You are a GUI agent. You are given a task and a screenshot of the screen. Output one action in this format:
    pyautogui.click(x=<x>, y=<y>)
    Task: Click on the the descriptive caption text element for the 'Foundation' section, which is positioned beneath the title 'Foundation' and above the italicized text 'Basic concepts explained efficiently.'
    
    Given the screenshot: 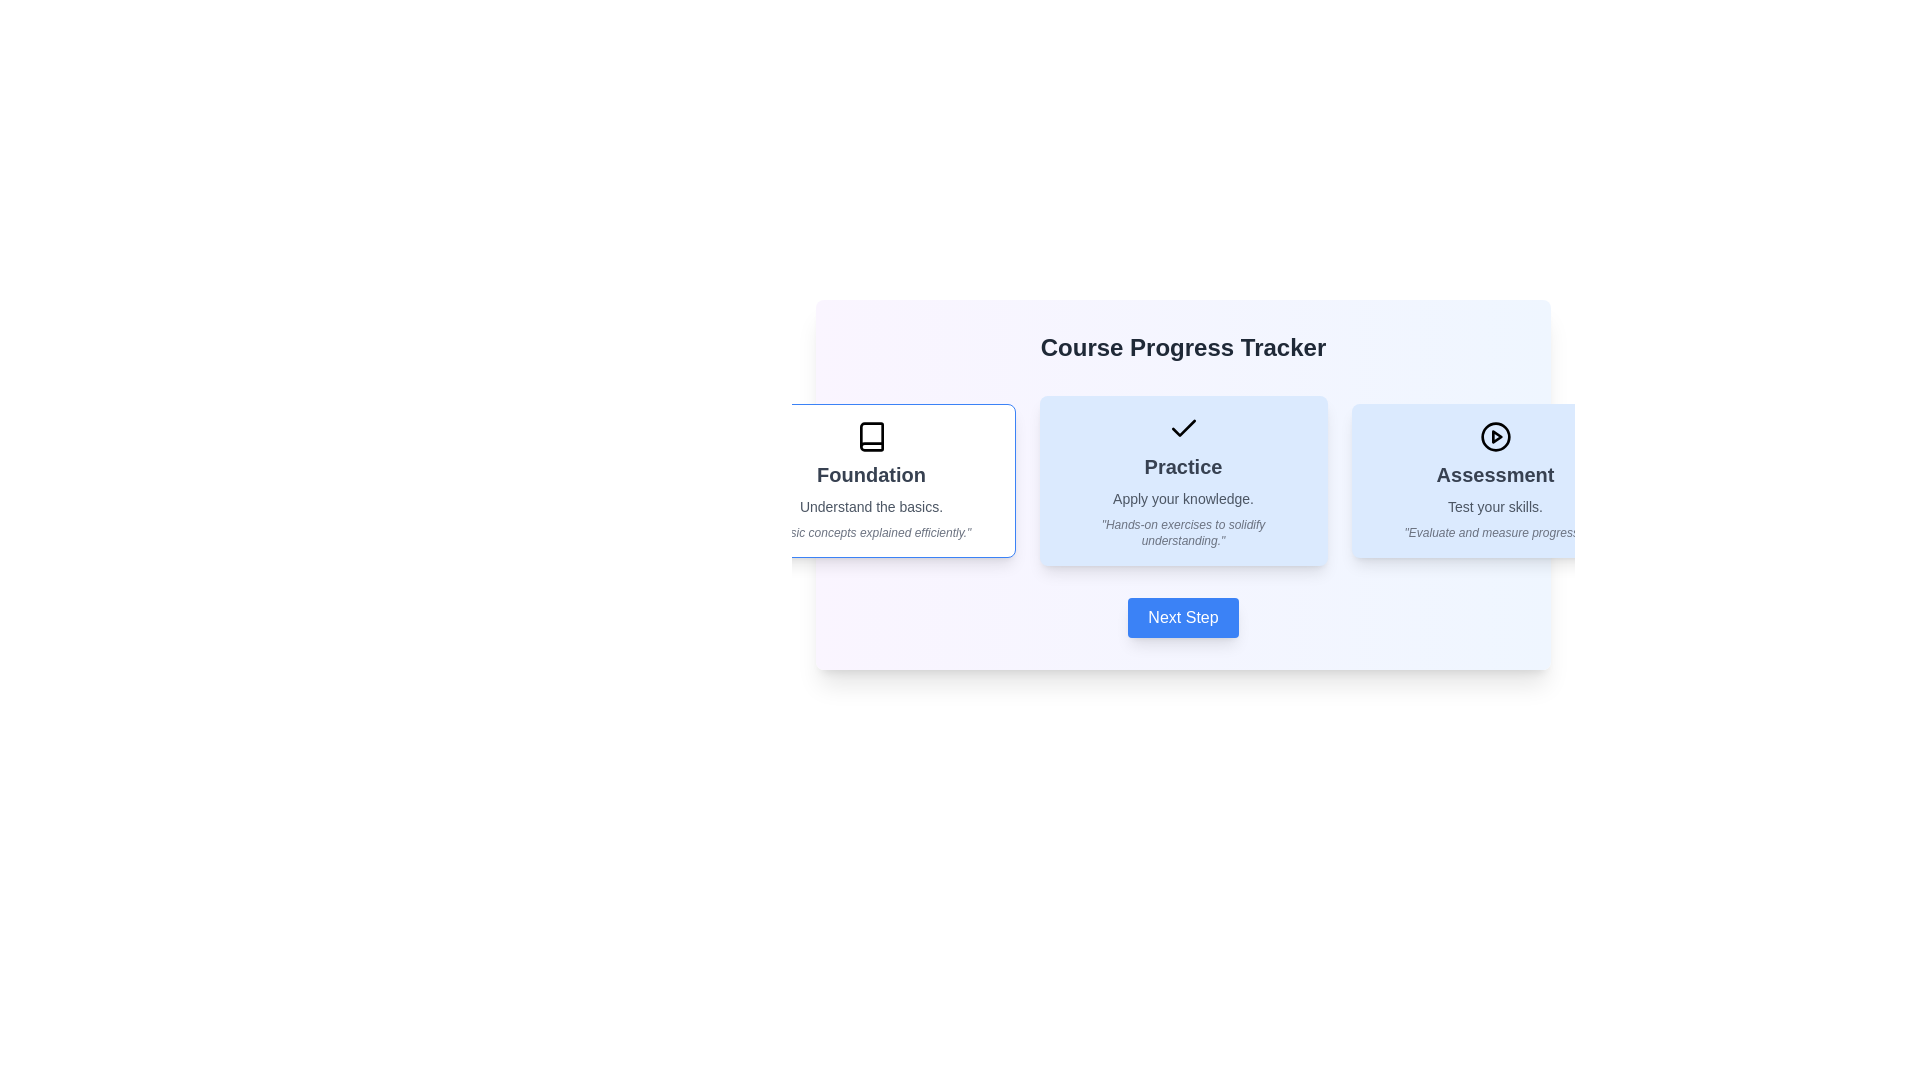 What is the action you would take?
    pyautogui.click(x=871, y=505)
    